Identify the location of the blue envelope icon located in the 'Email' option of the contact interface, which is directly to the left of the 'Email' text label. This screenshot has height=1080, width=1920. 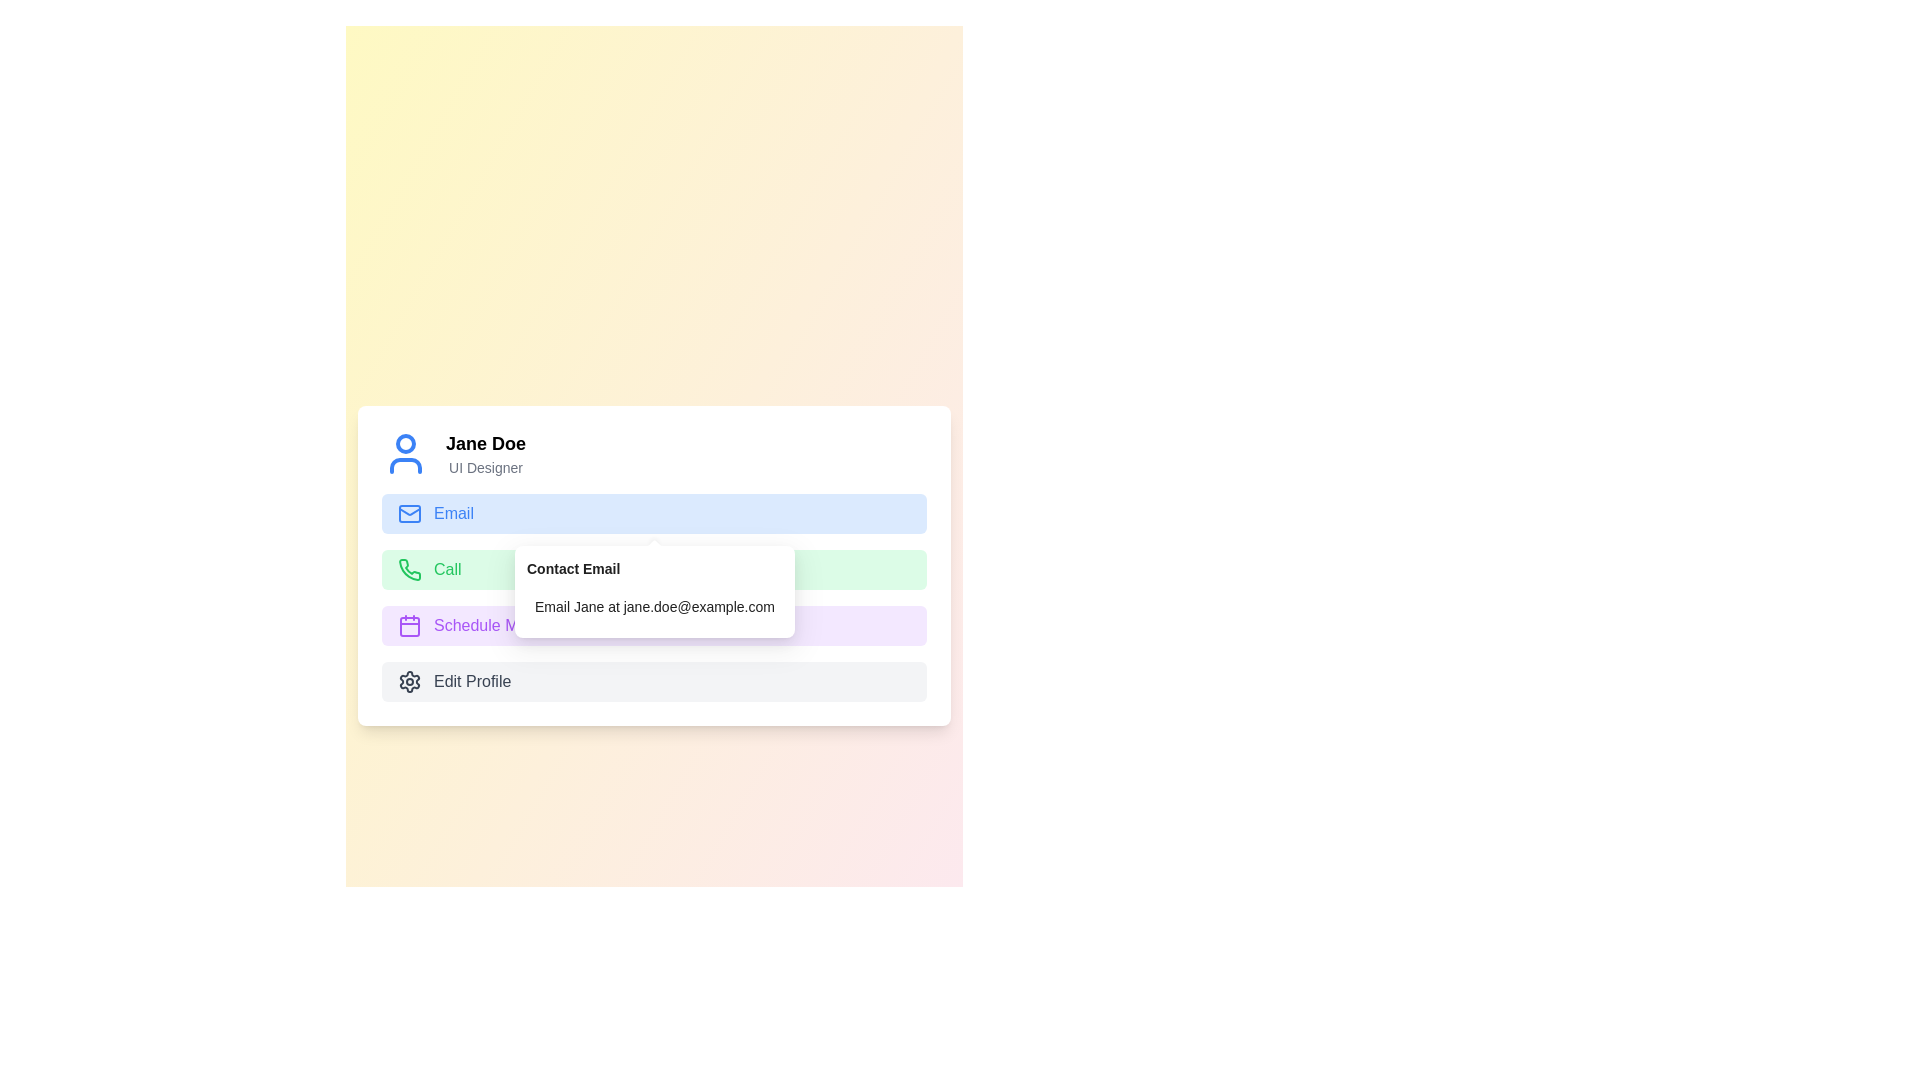
(408, 512).